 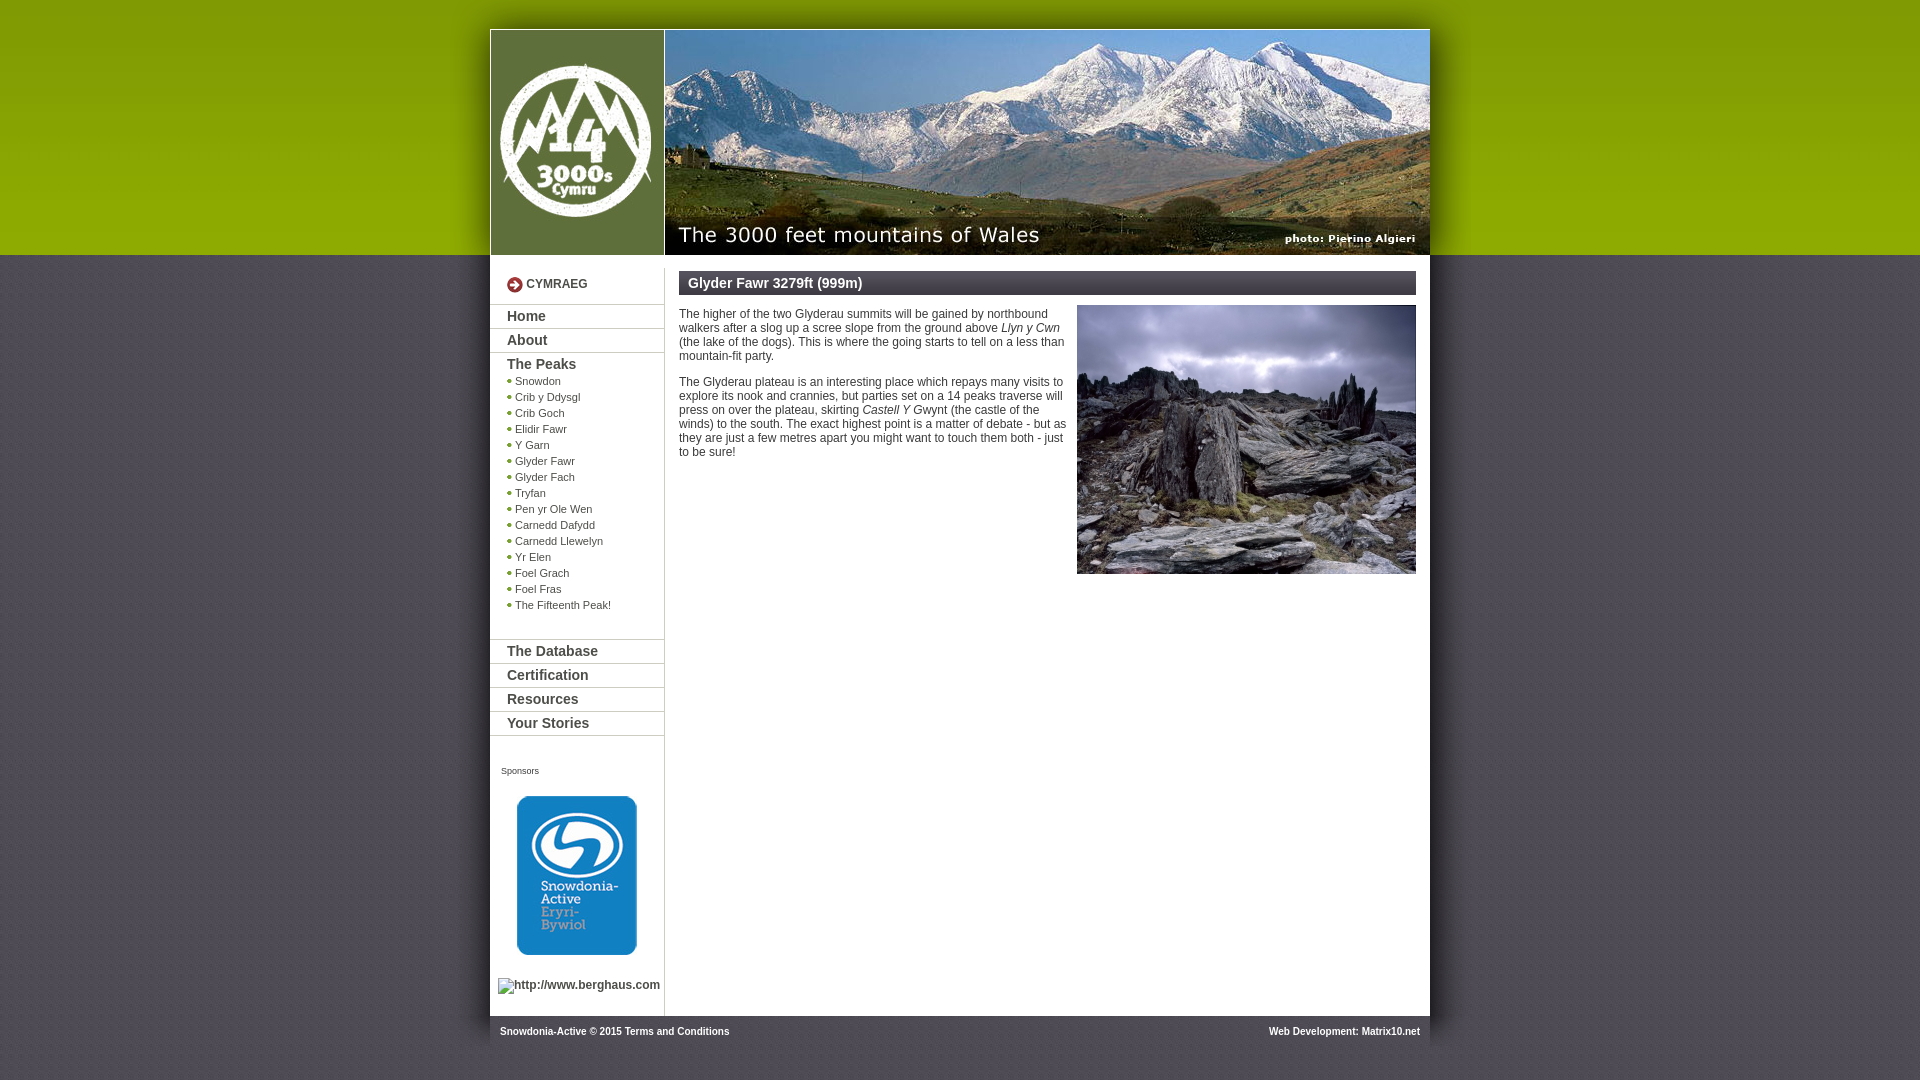 What do you see at coordinates (556, 284) in the screenshot?
I see `'CYMRAEG'` at bounding box center [556, 284].